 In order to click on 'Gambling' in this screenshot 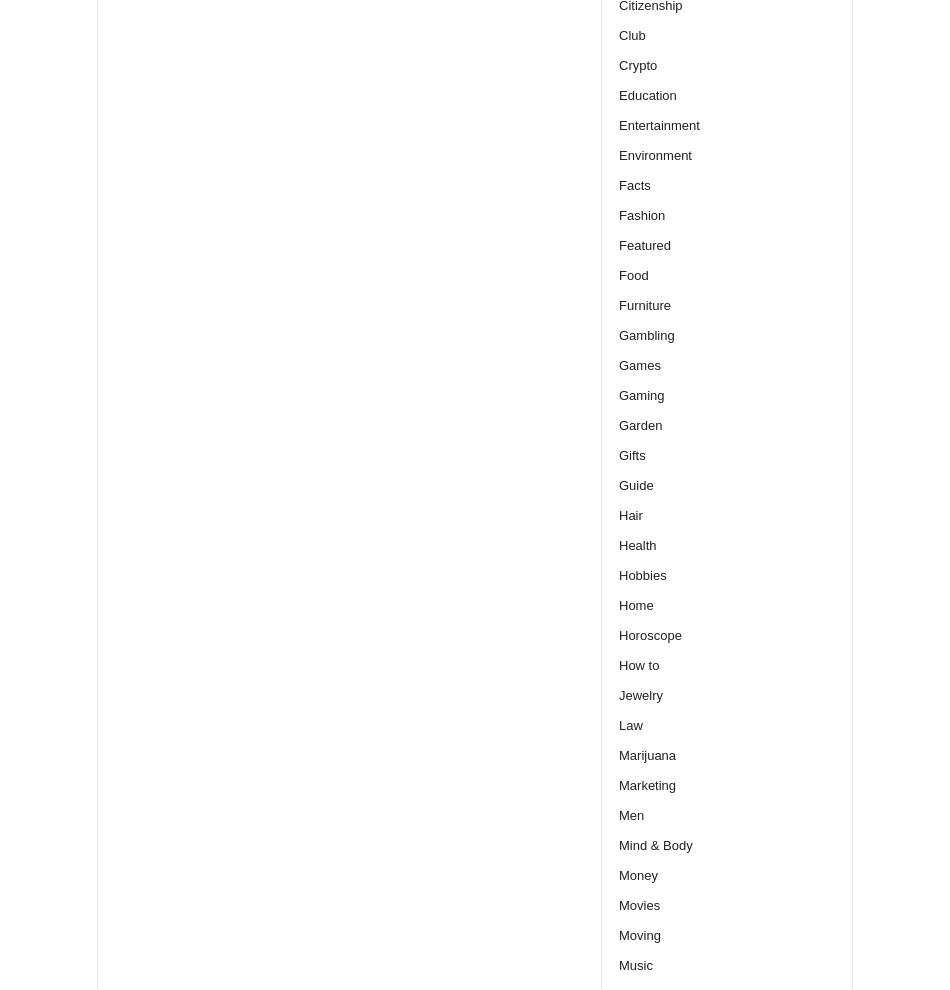, I will do `click(619, 333)`.